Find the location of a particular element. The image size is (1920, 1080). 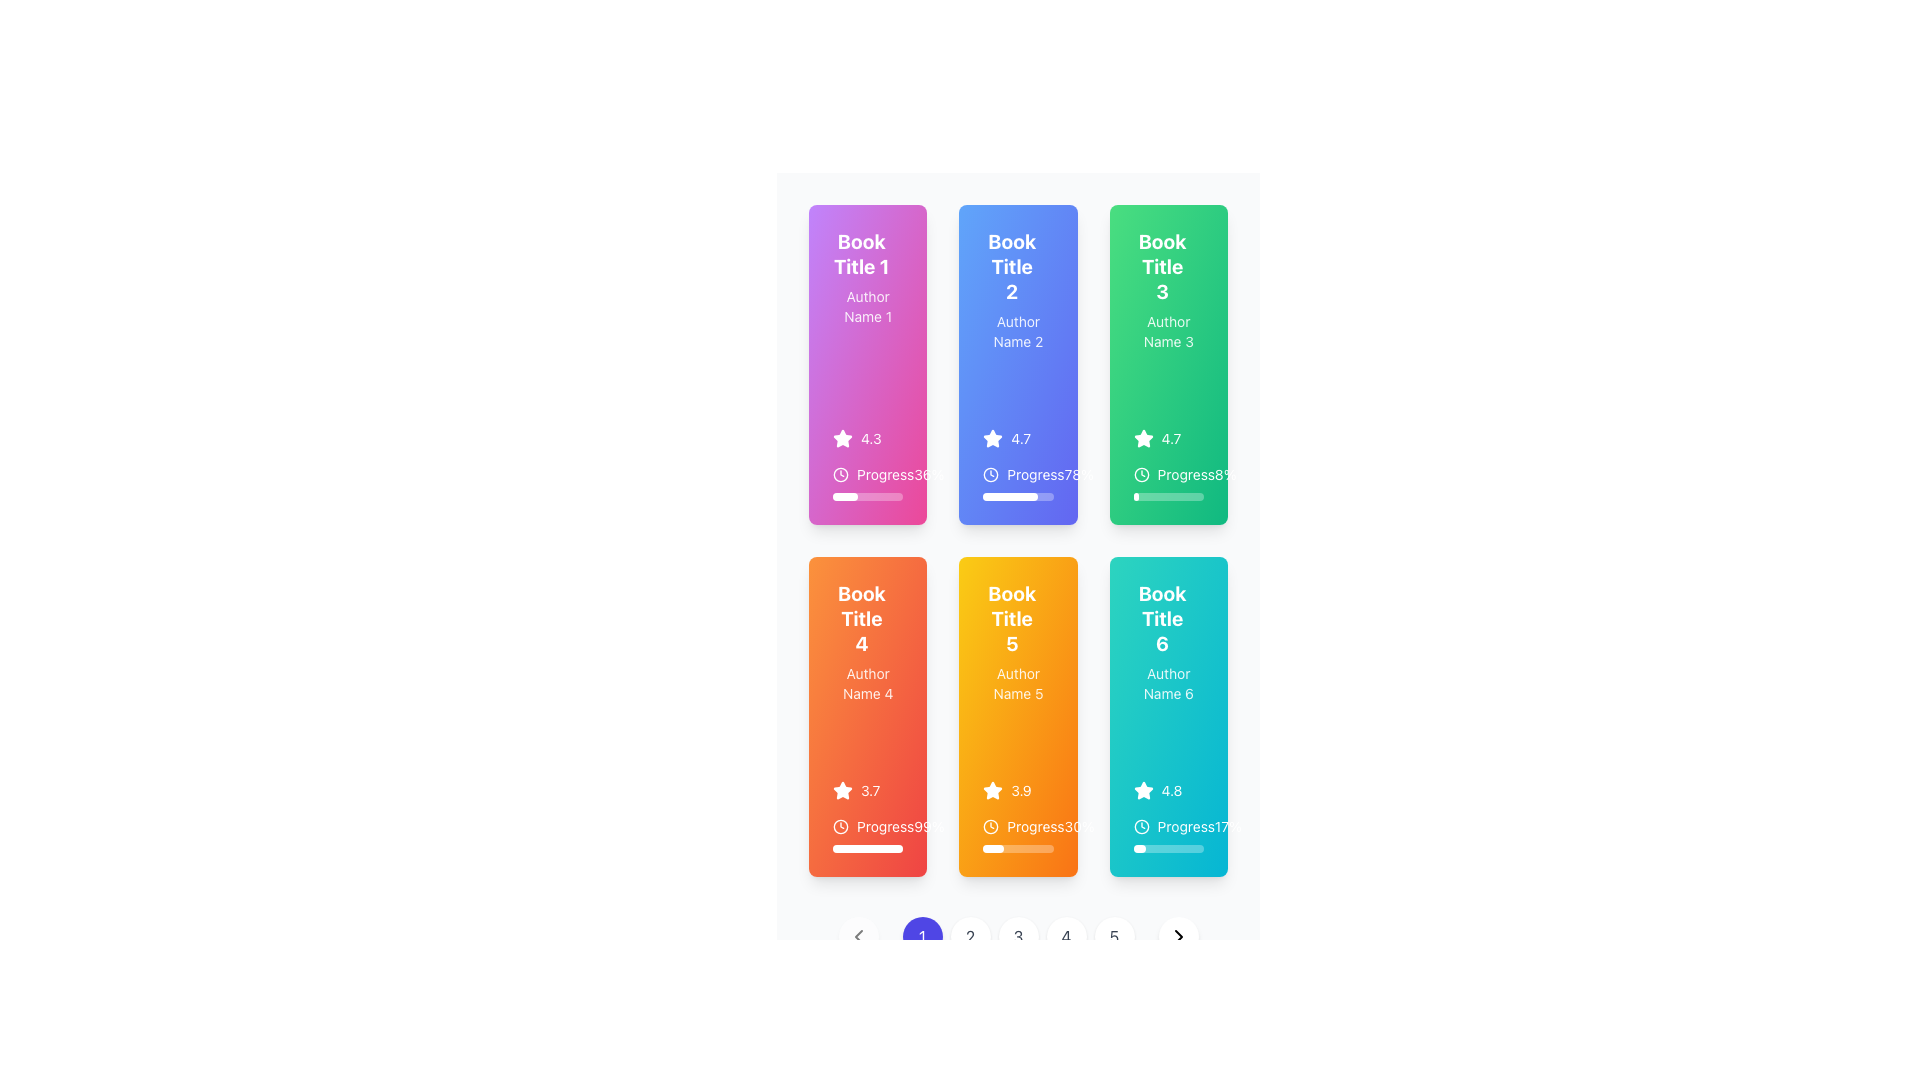

the 'Progress' text label, which is styled in white text on a pink background and includes a clock icon to its left, located under the title 'Book Title 1' is located at coordinates (873, 474).